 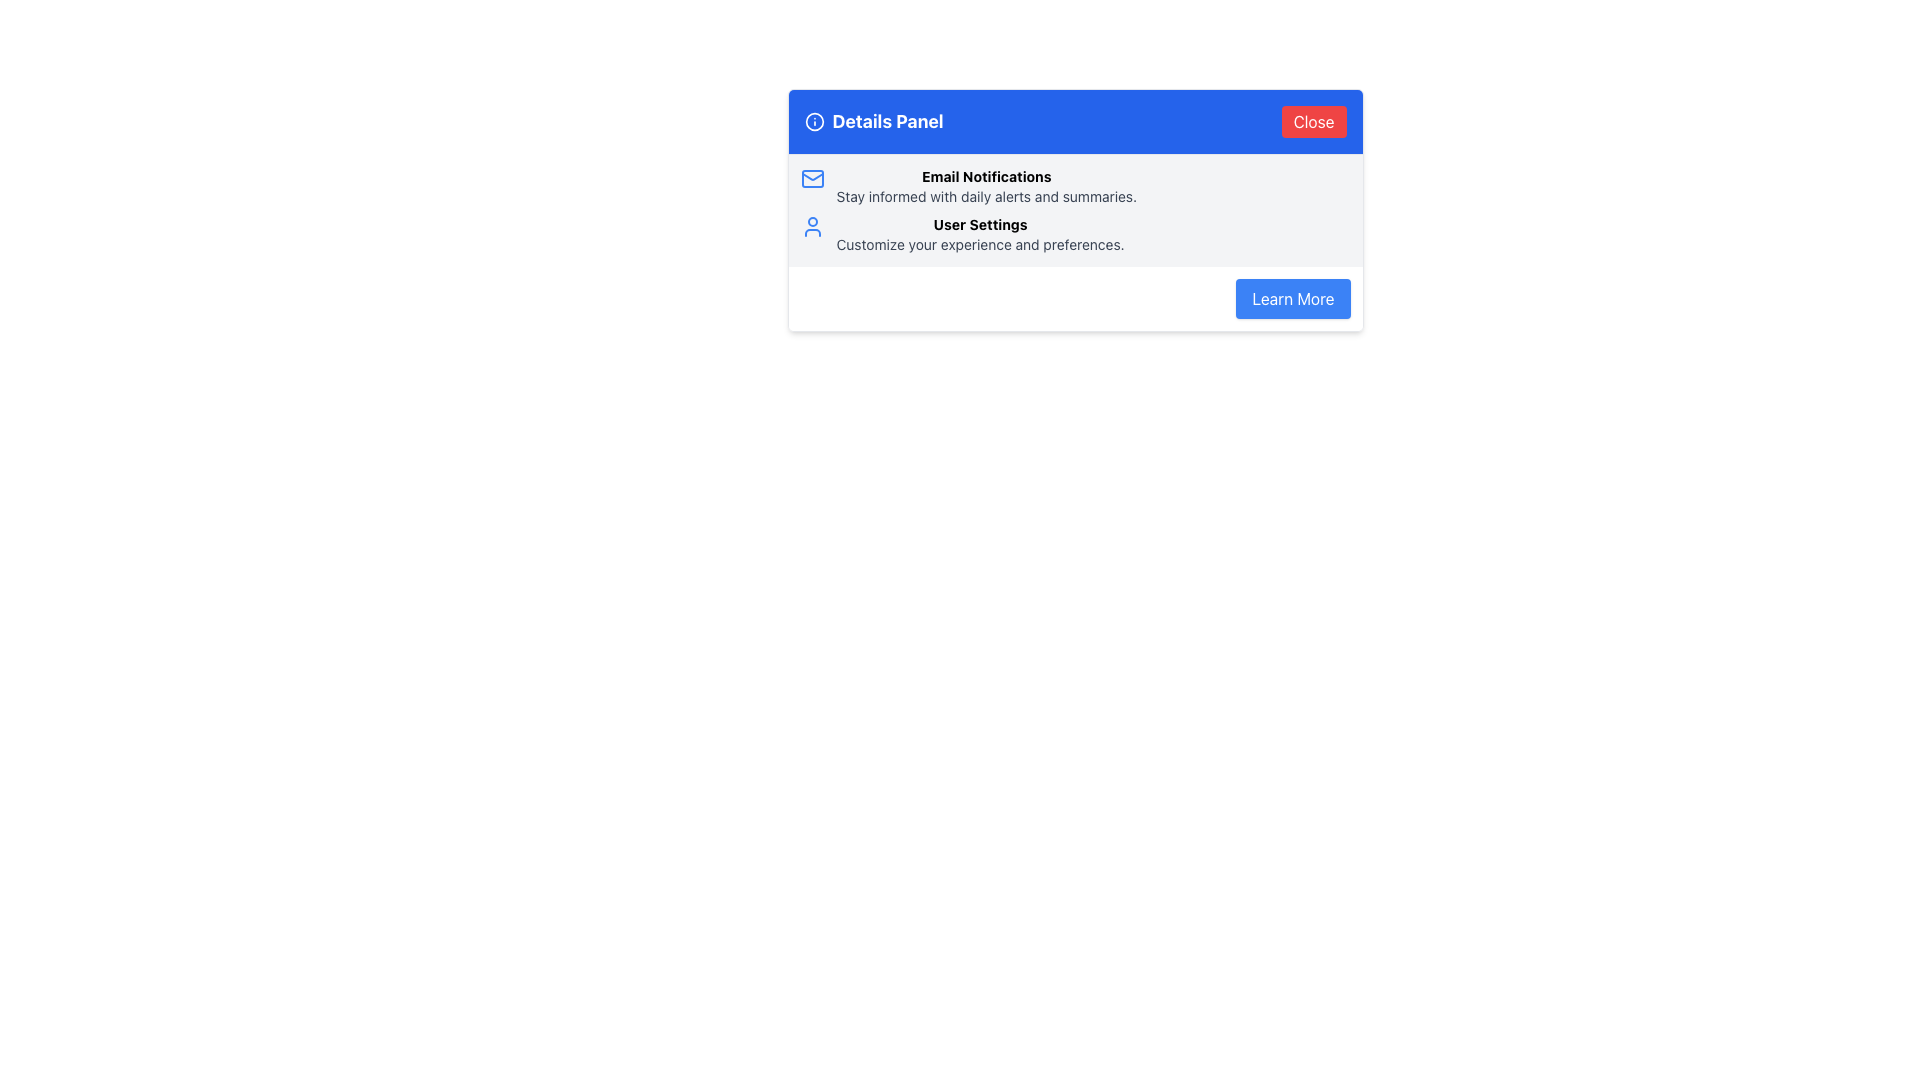 What do you see at coordinates (980, 244) in the screenshot?
I see `the descriptive text label located below the 'User Settings' heading in the middle section of the interface` at bounding box center [980, 244].